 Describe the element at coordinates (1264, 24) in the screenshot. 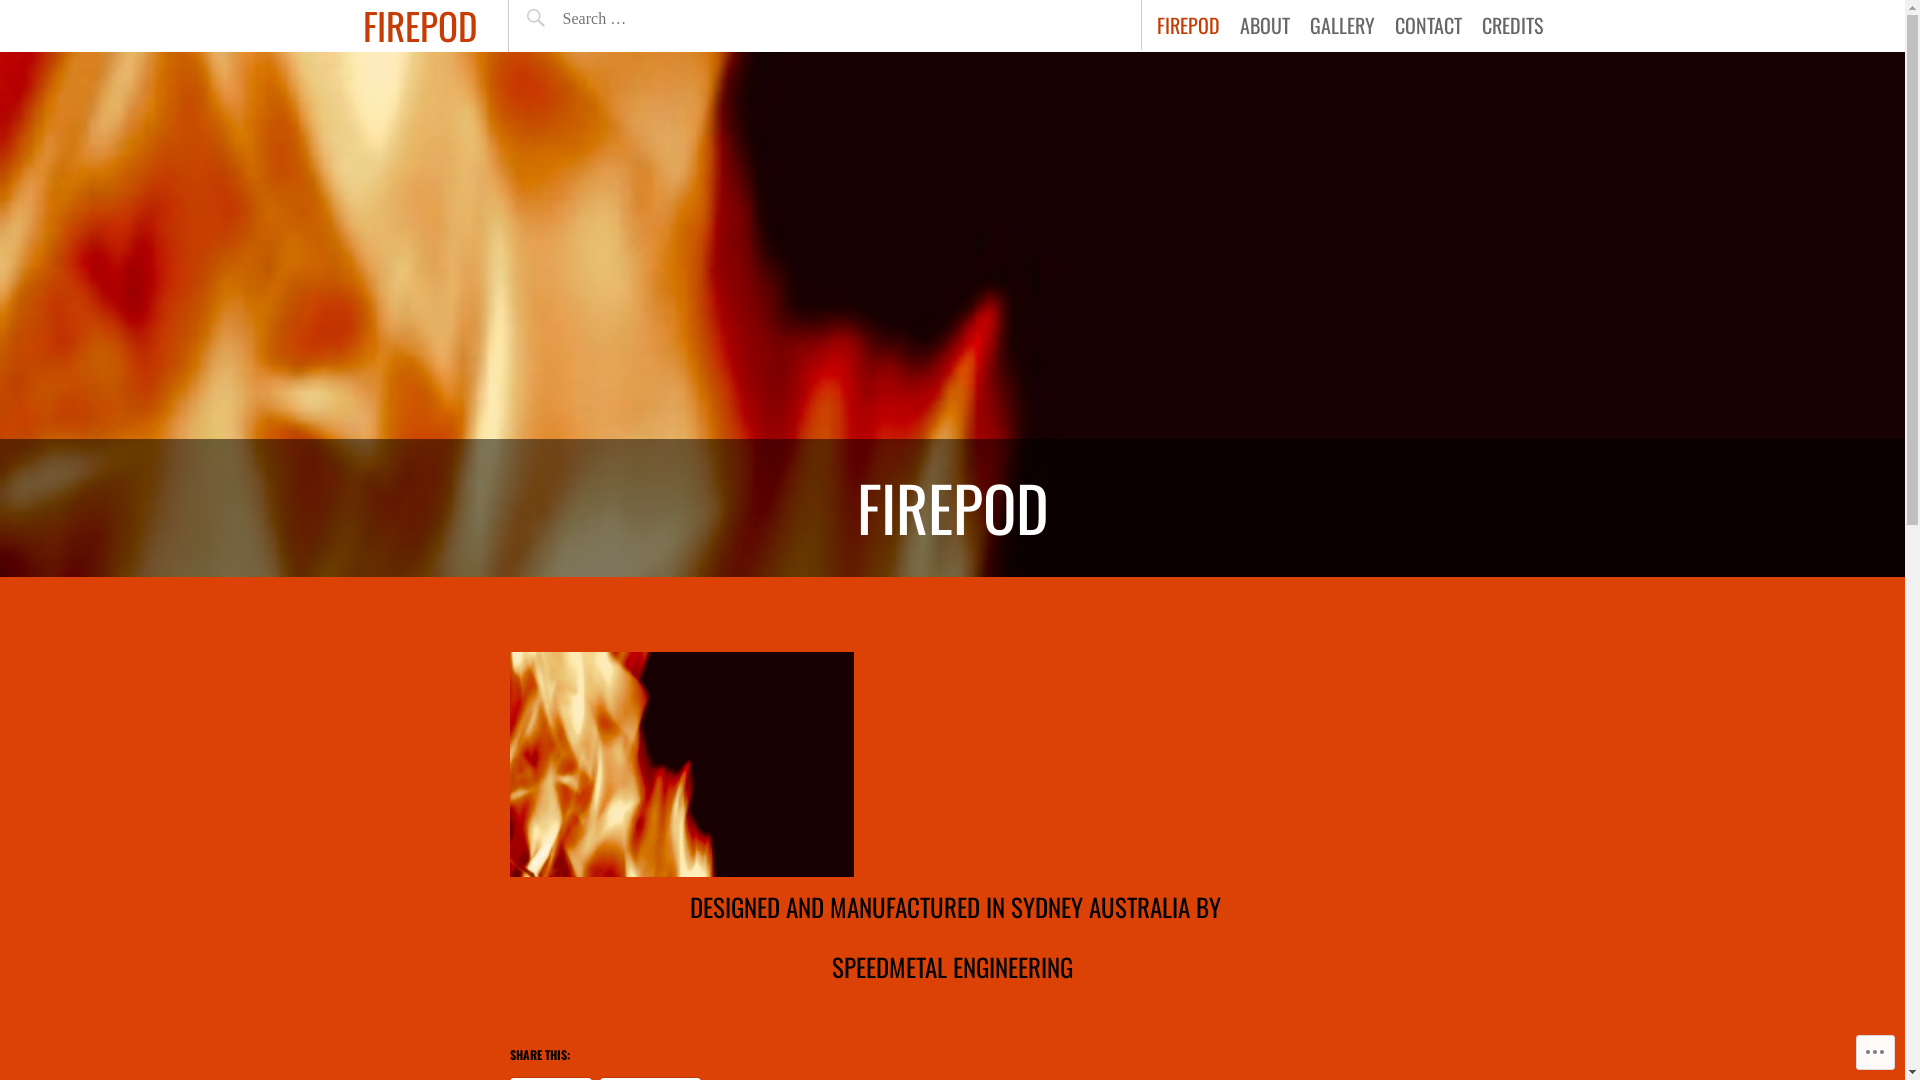

I see `'ABOUT'` at that location.